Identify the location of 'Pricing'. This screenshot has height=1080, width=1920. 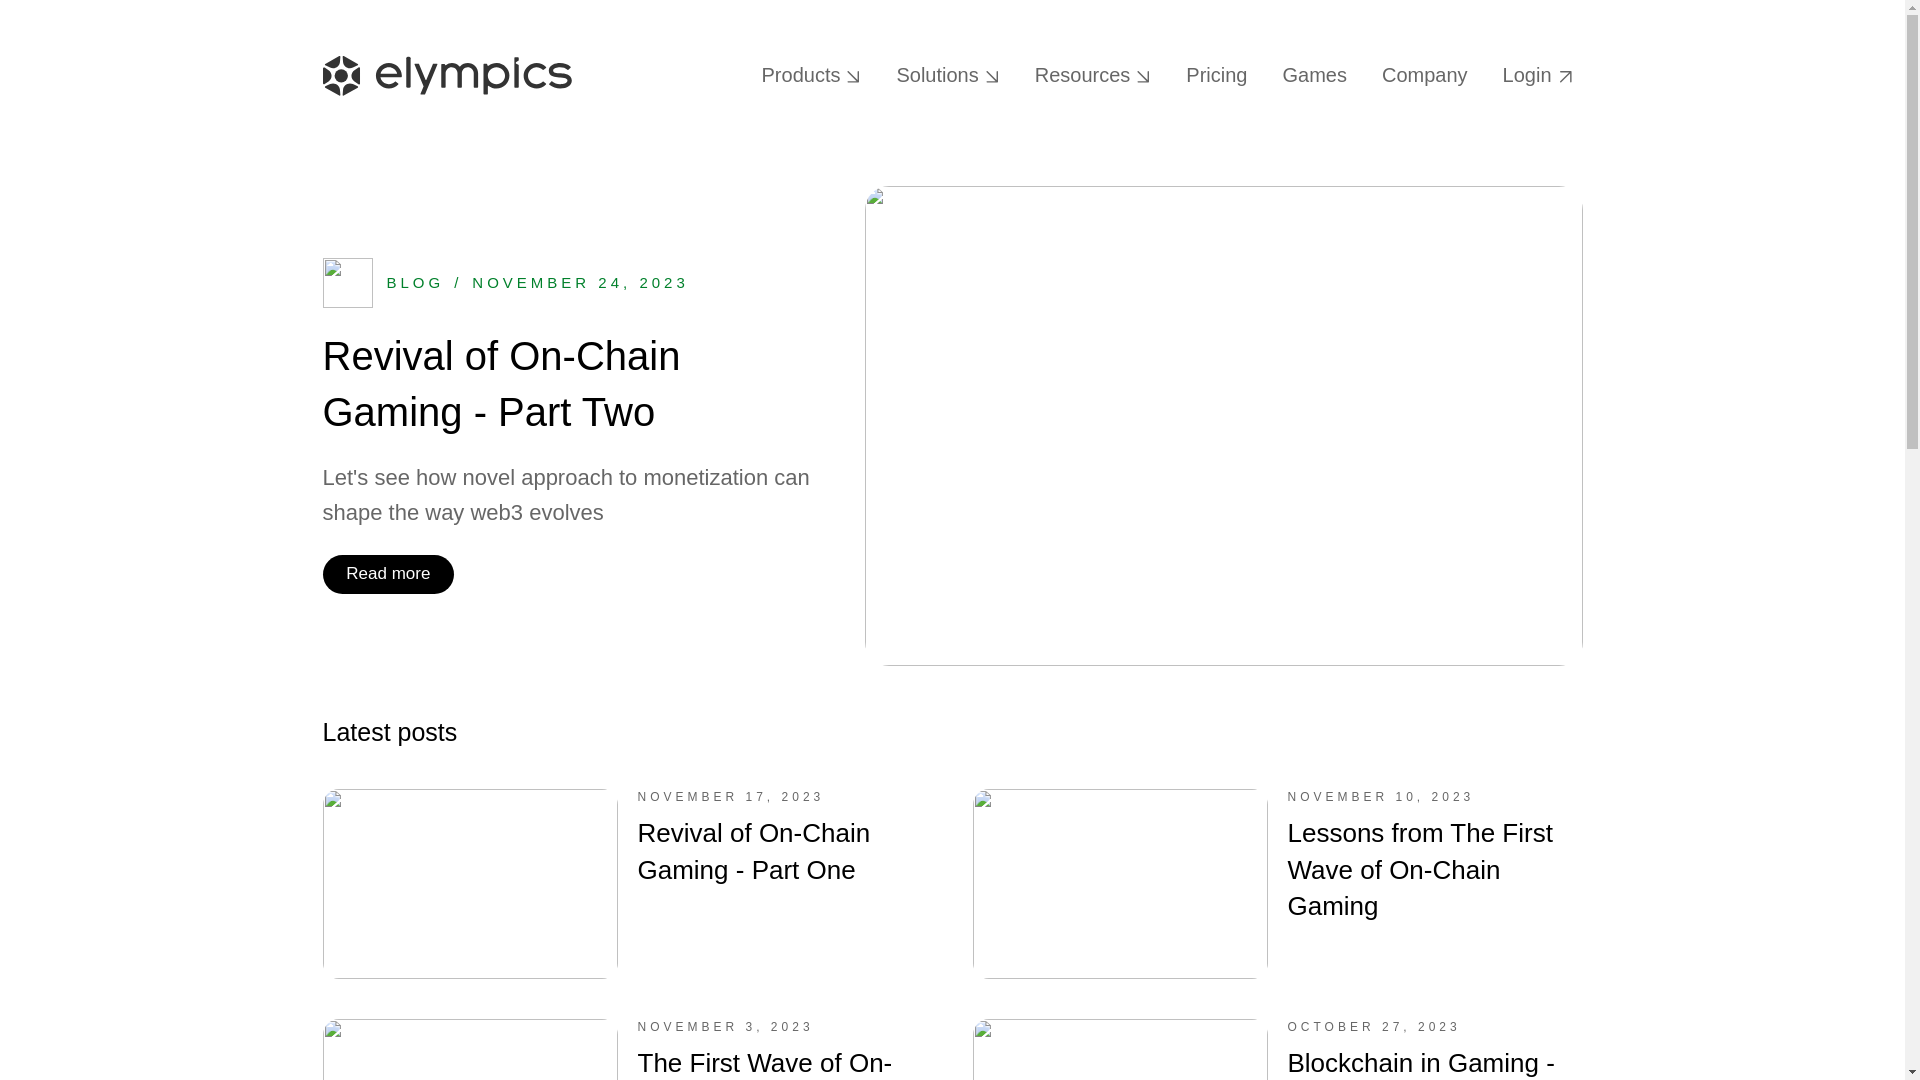
(1176, 74).